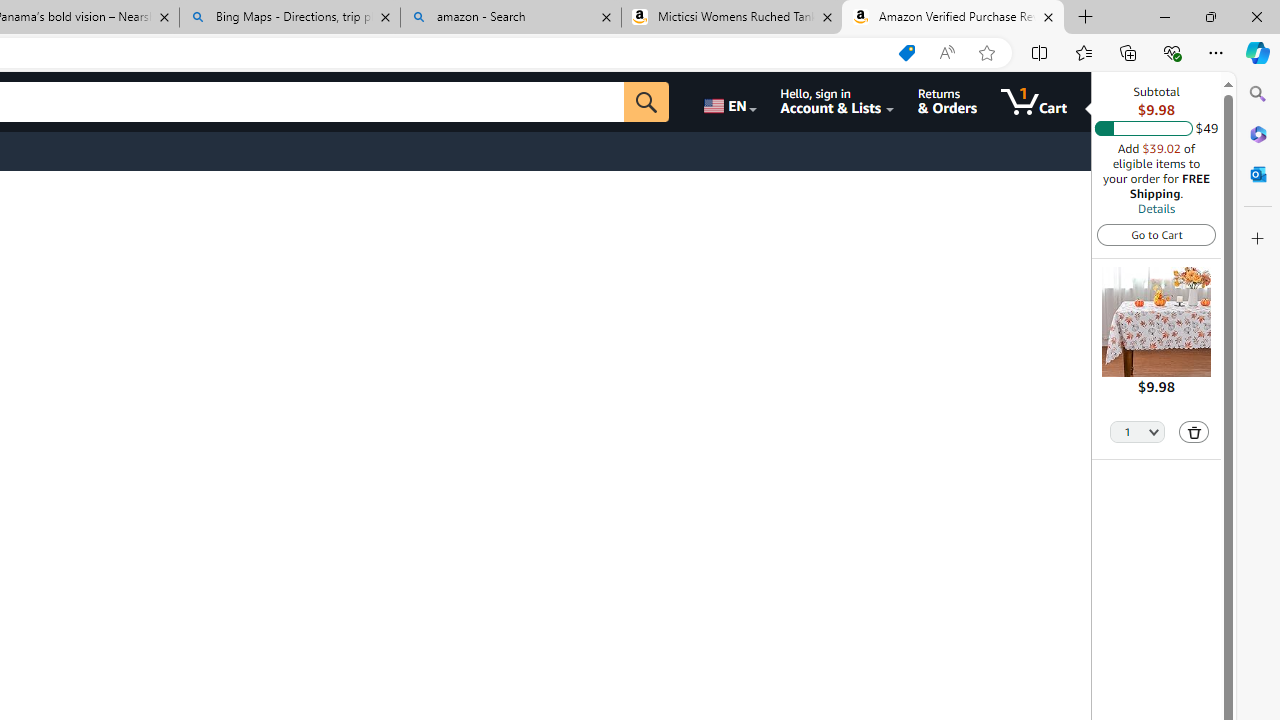  I want to click on 'Delete', so click(1194, 430).